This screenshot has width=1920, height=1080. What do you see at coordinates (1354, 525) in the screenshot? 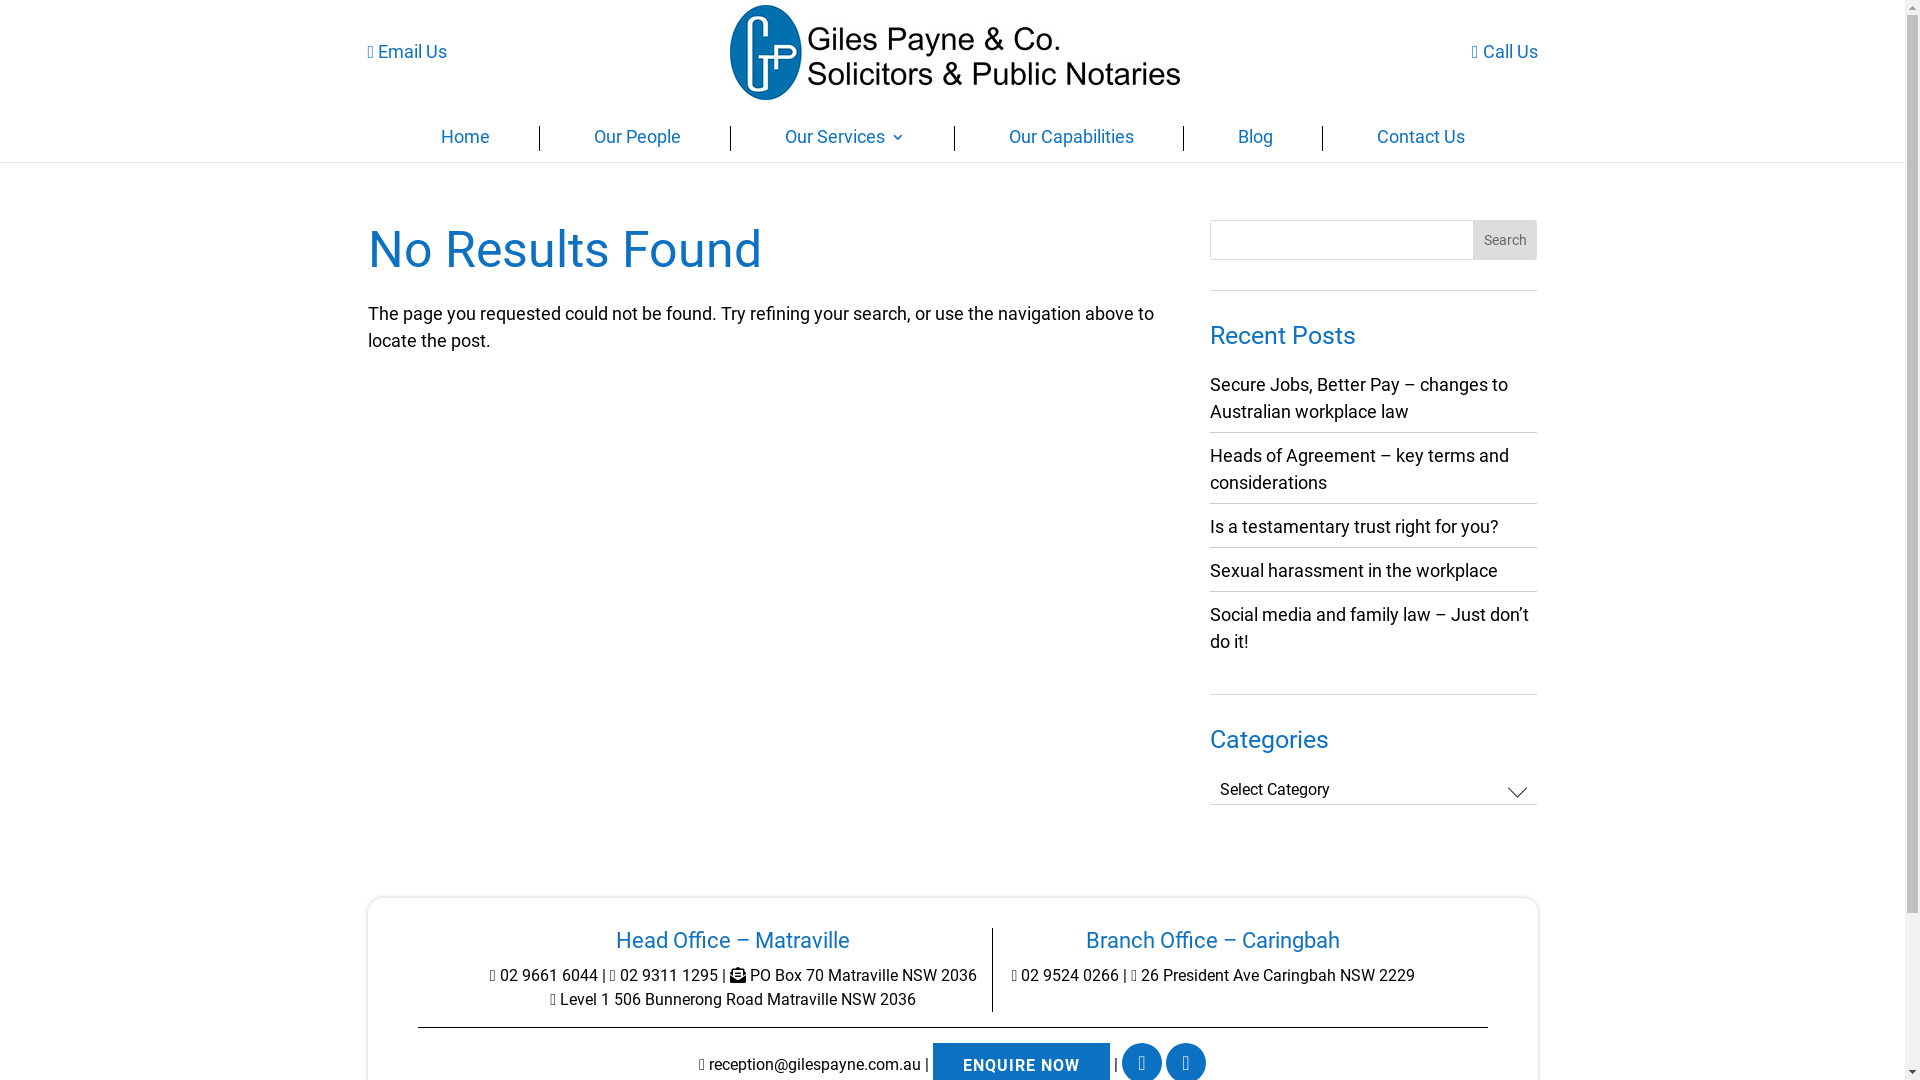
I see `'Is a testamentary trust right for you?'` at bounding box center [1354, 525].